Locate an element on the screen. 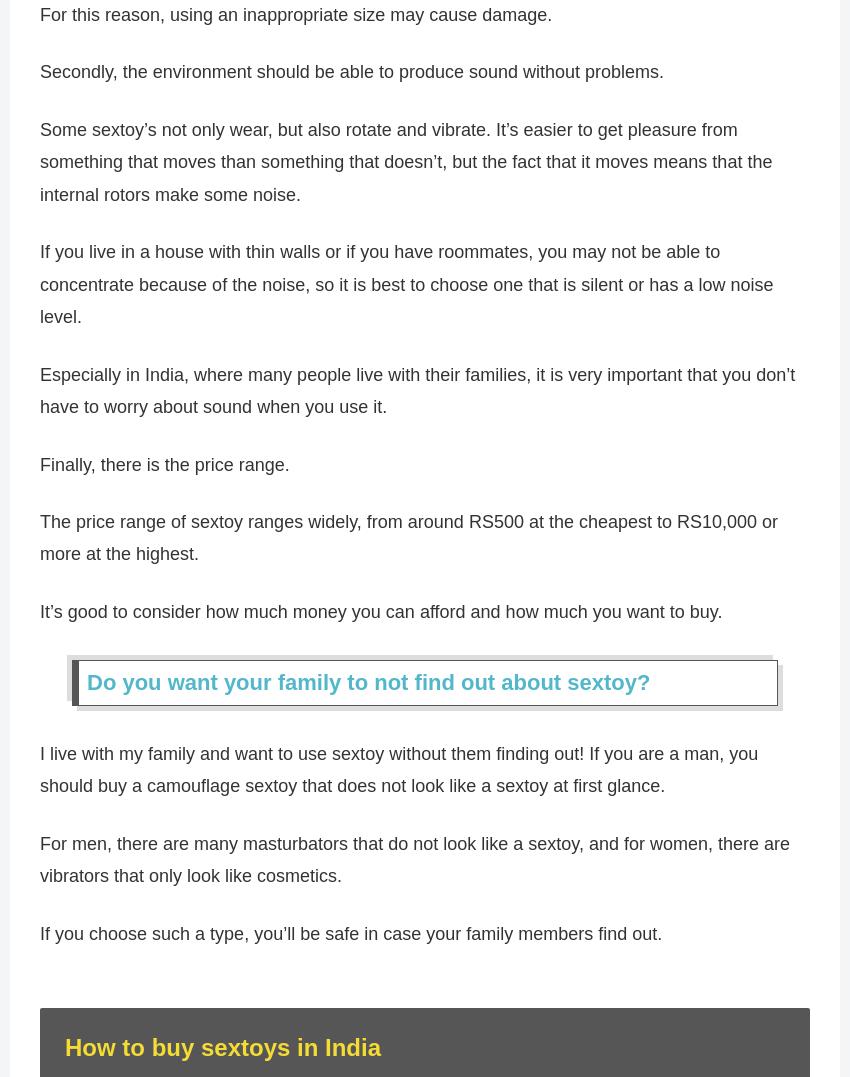 The image size is (850, 1077). 'Secondly, the environment should be able to produce sound without problems.' is located at coordinates (39, 80).